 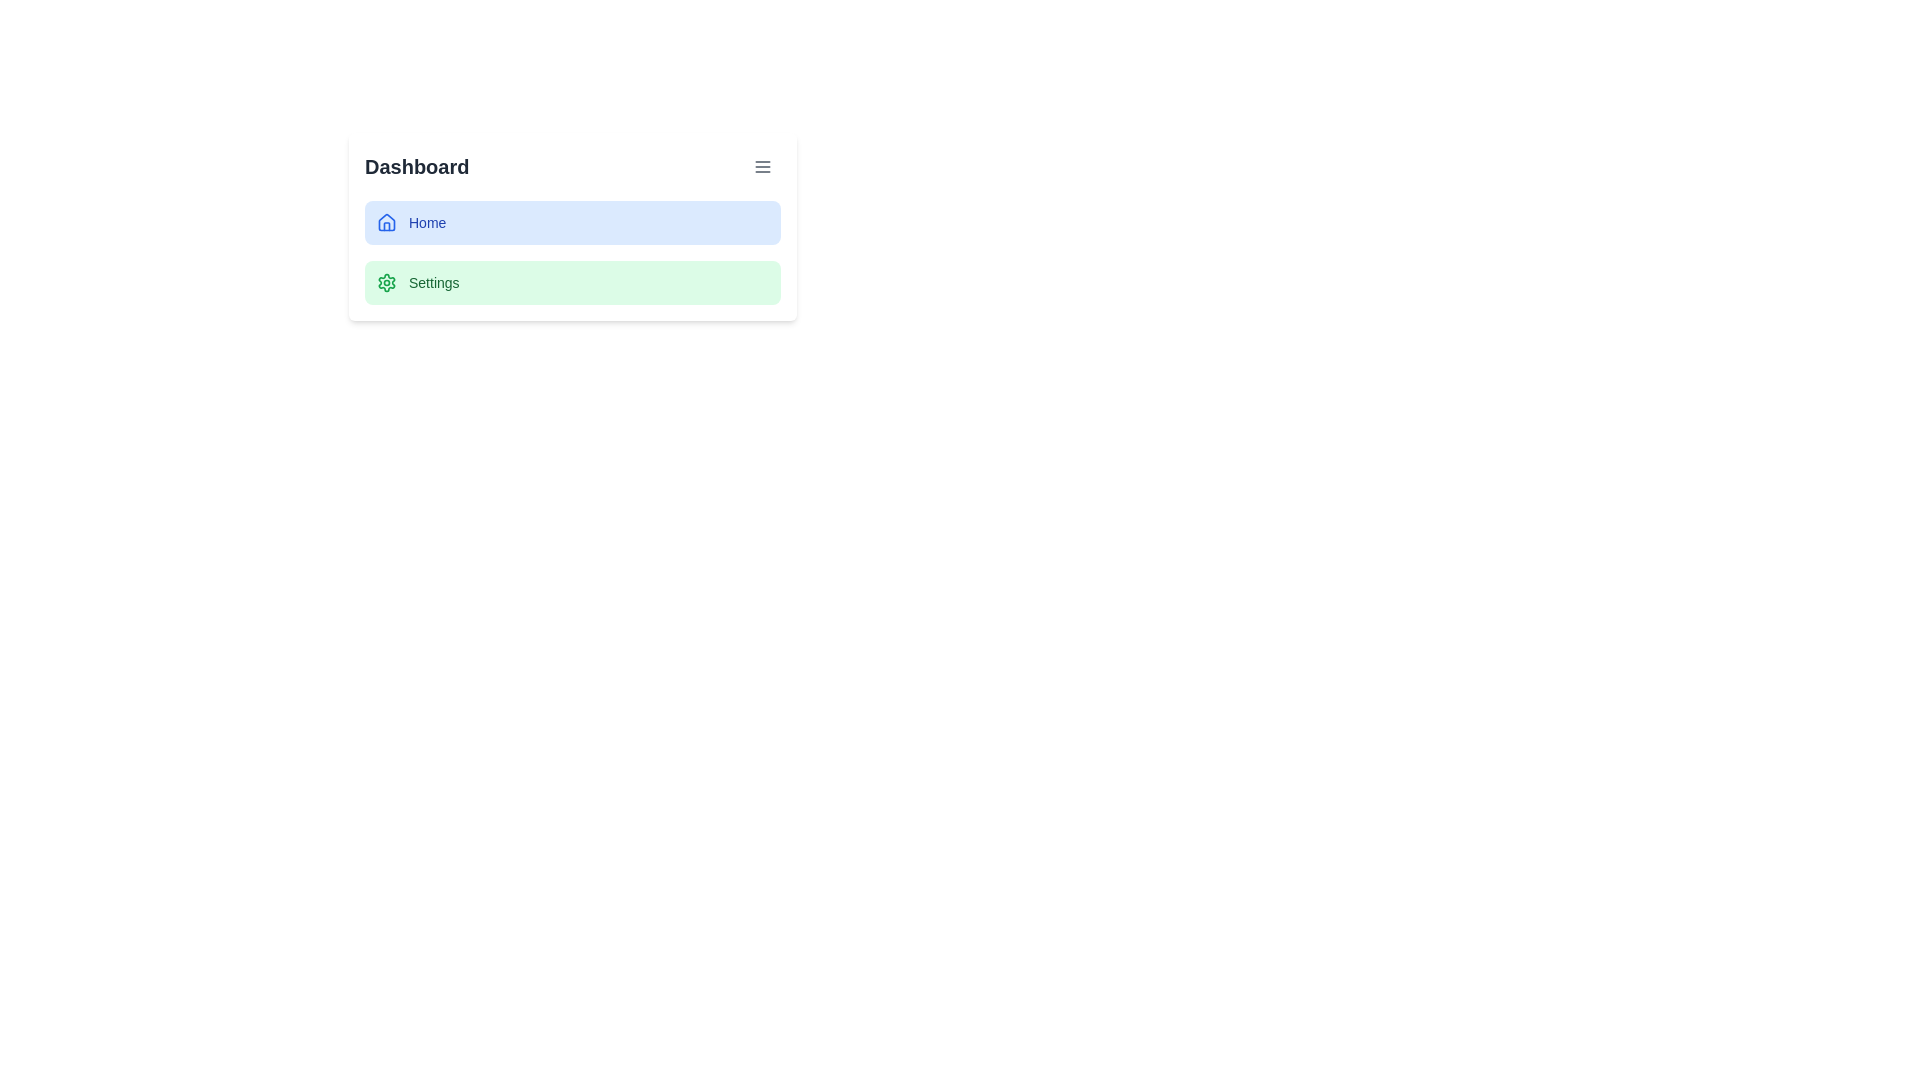 I want to click on on the menu icon button, which is a compact button with three horizontal lines styled in gray, located, so click(x=762, y=165).